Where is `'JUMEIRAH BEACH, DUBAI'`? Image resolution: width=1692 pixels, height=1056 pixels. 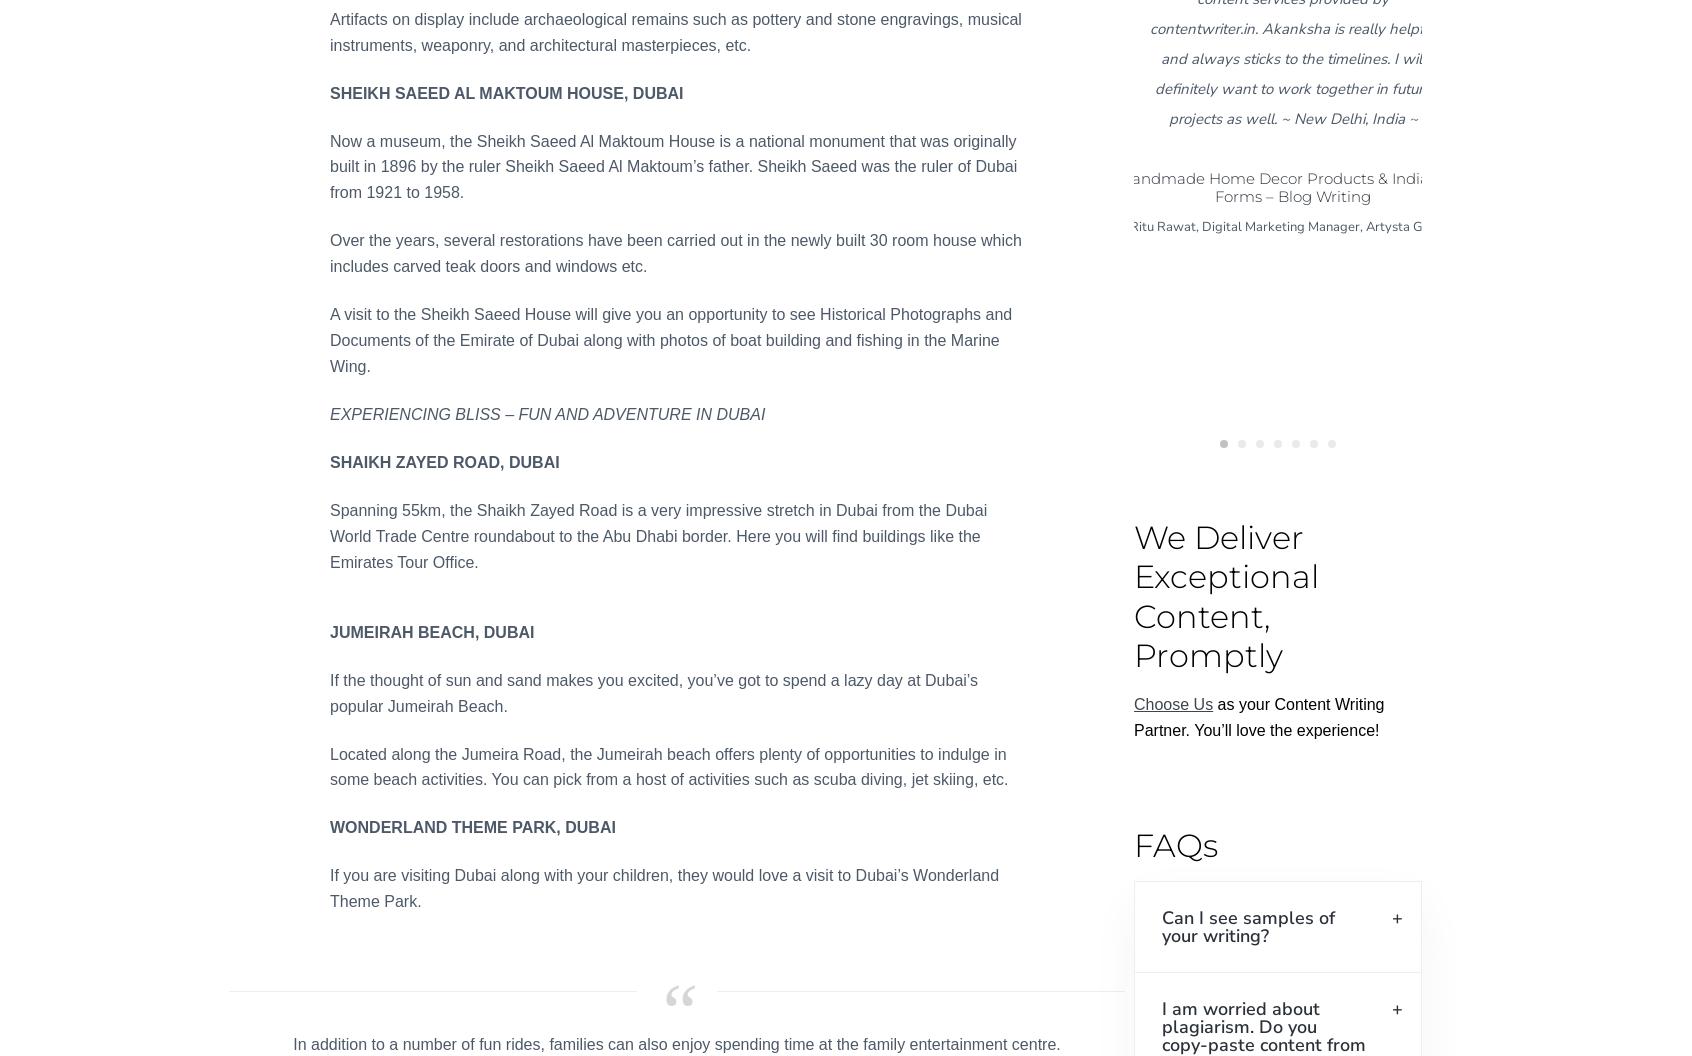 'JUMEIRAH BEACH, DUBAI' is located at coordinates (328, 630).